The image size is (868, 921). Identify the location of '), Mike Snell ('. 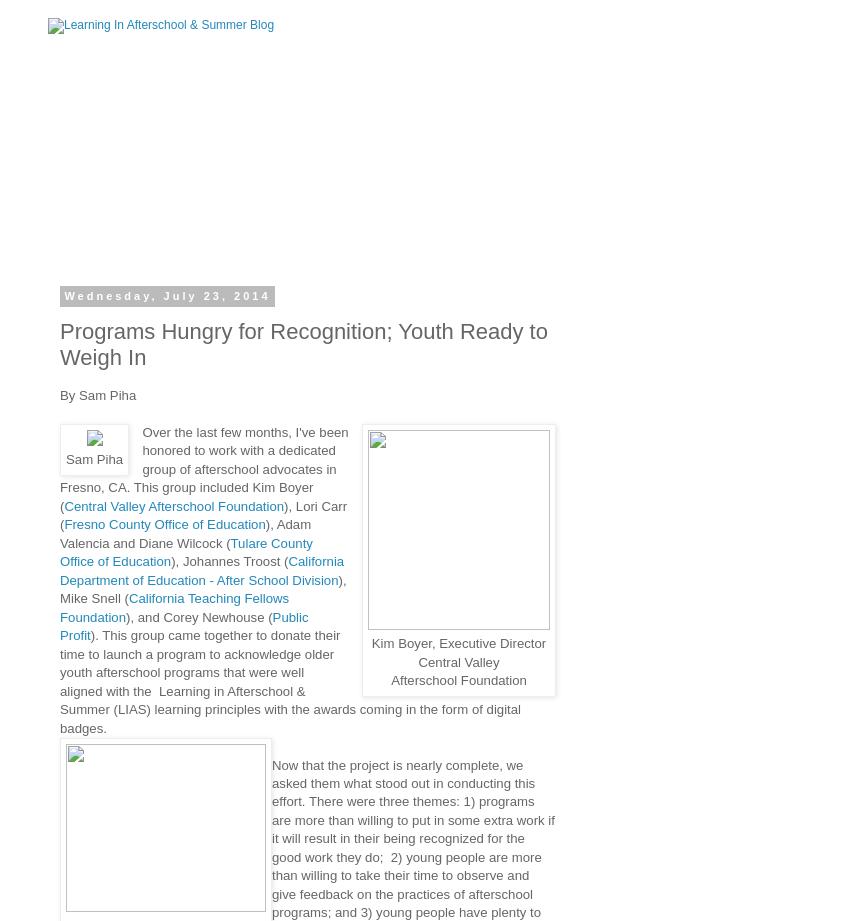
(203, 587).